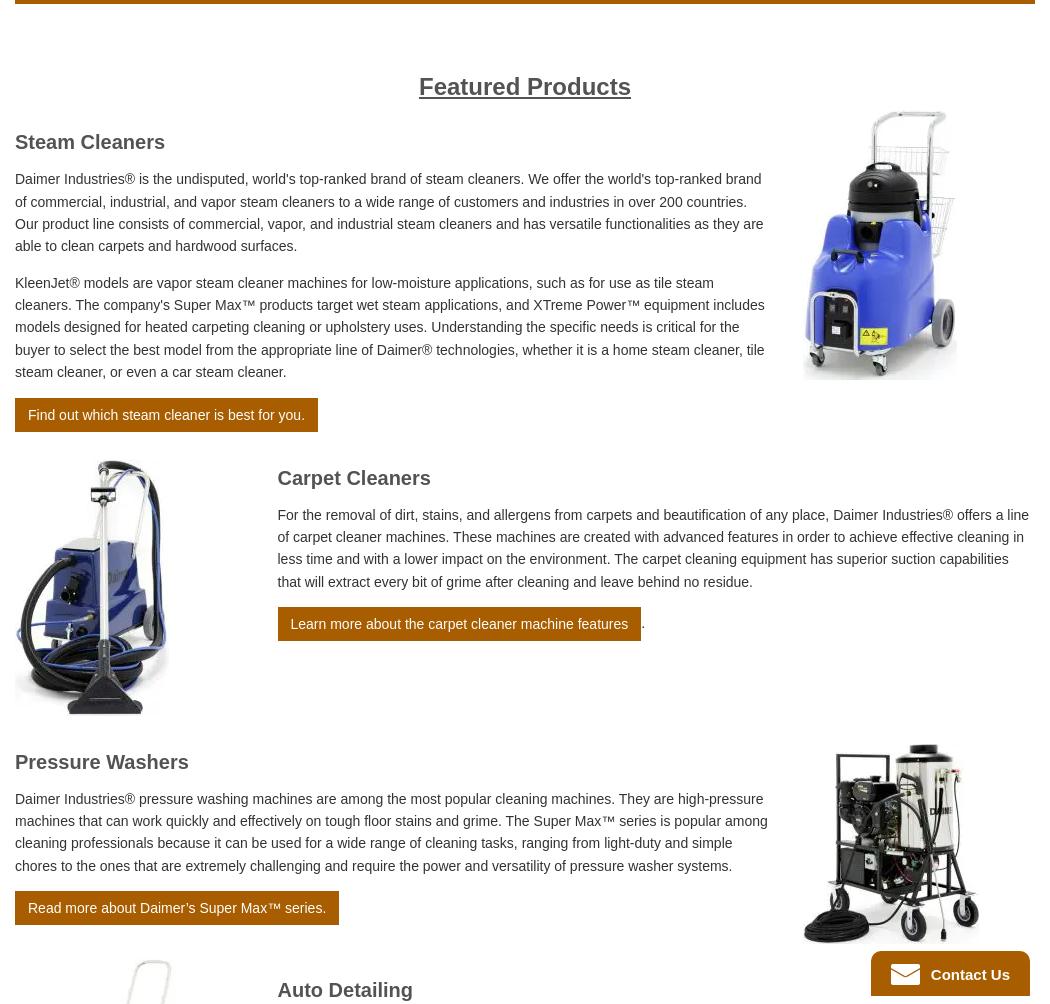  I want to click on 'Featured Products', so click(523, 85).